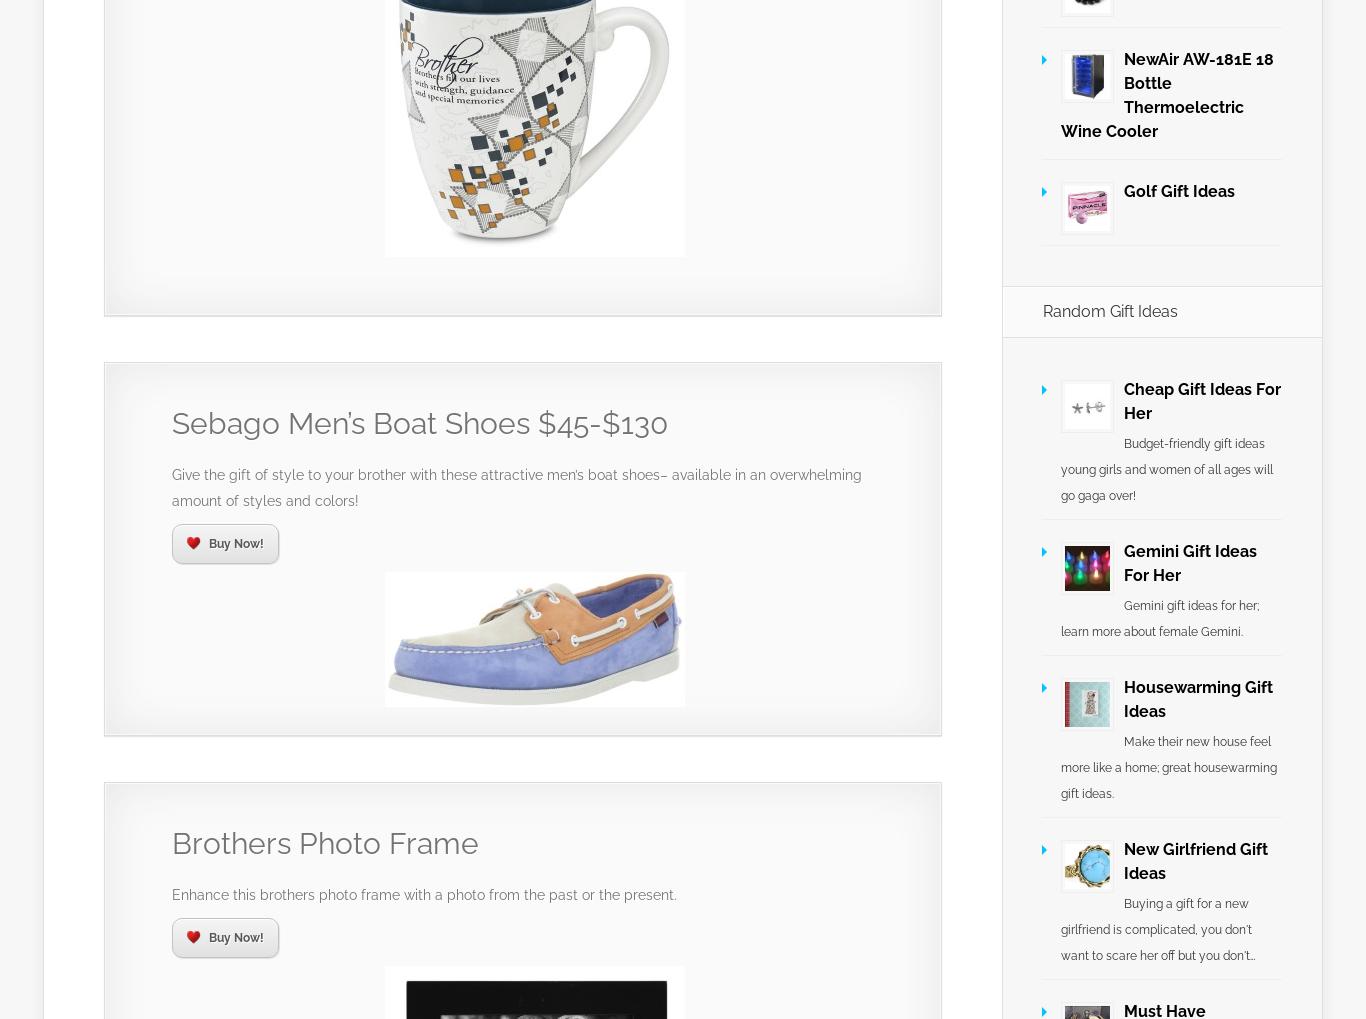 Image resolution: width=1366 pixels, height=1019 pixels. I want to click on 'Brothers Photo Frame', so click(325, 842).